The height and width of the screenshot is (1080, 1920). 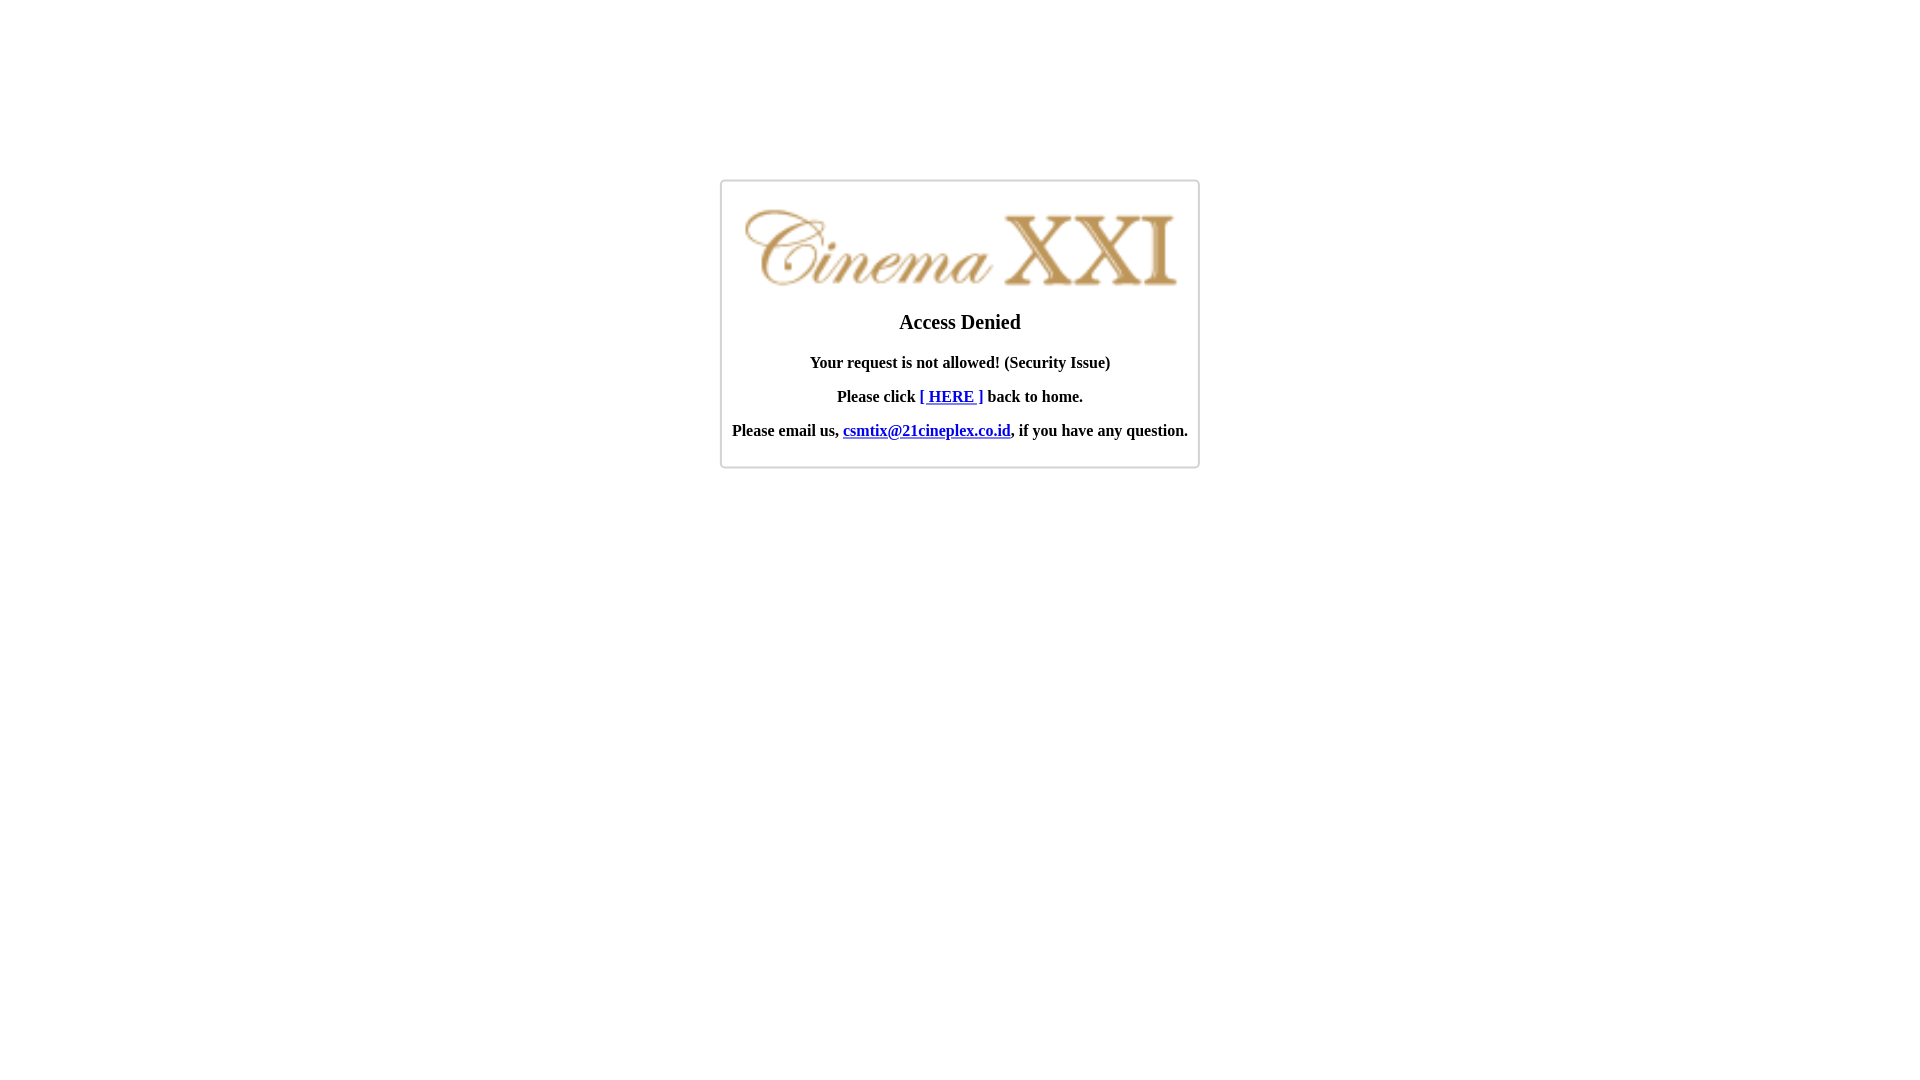 What do you see at coordinates (950, 397) in the screenshot?
I see `'[ HERE ]'` at bounding box center [950, 397].